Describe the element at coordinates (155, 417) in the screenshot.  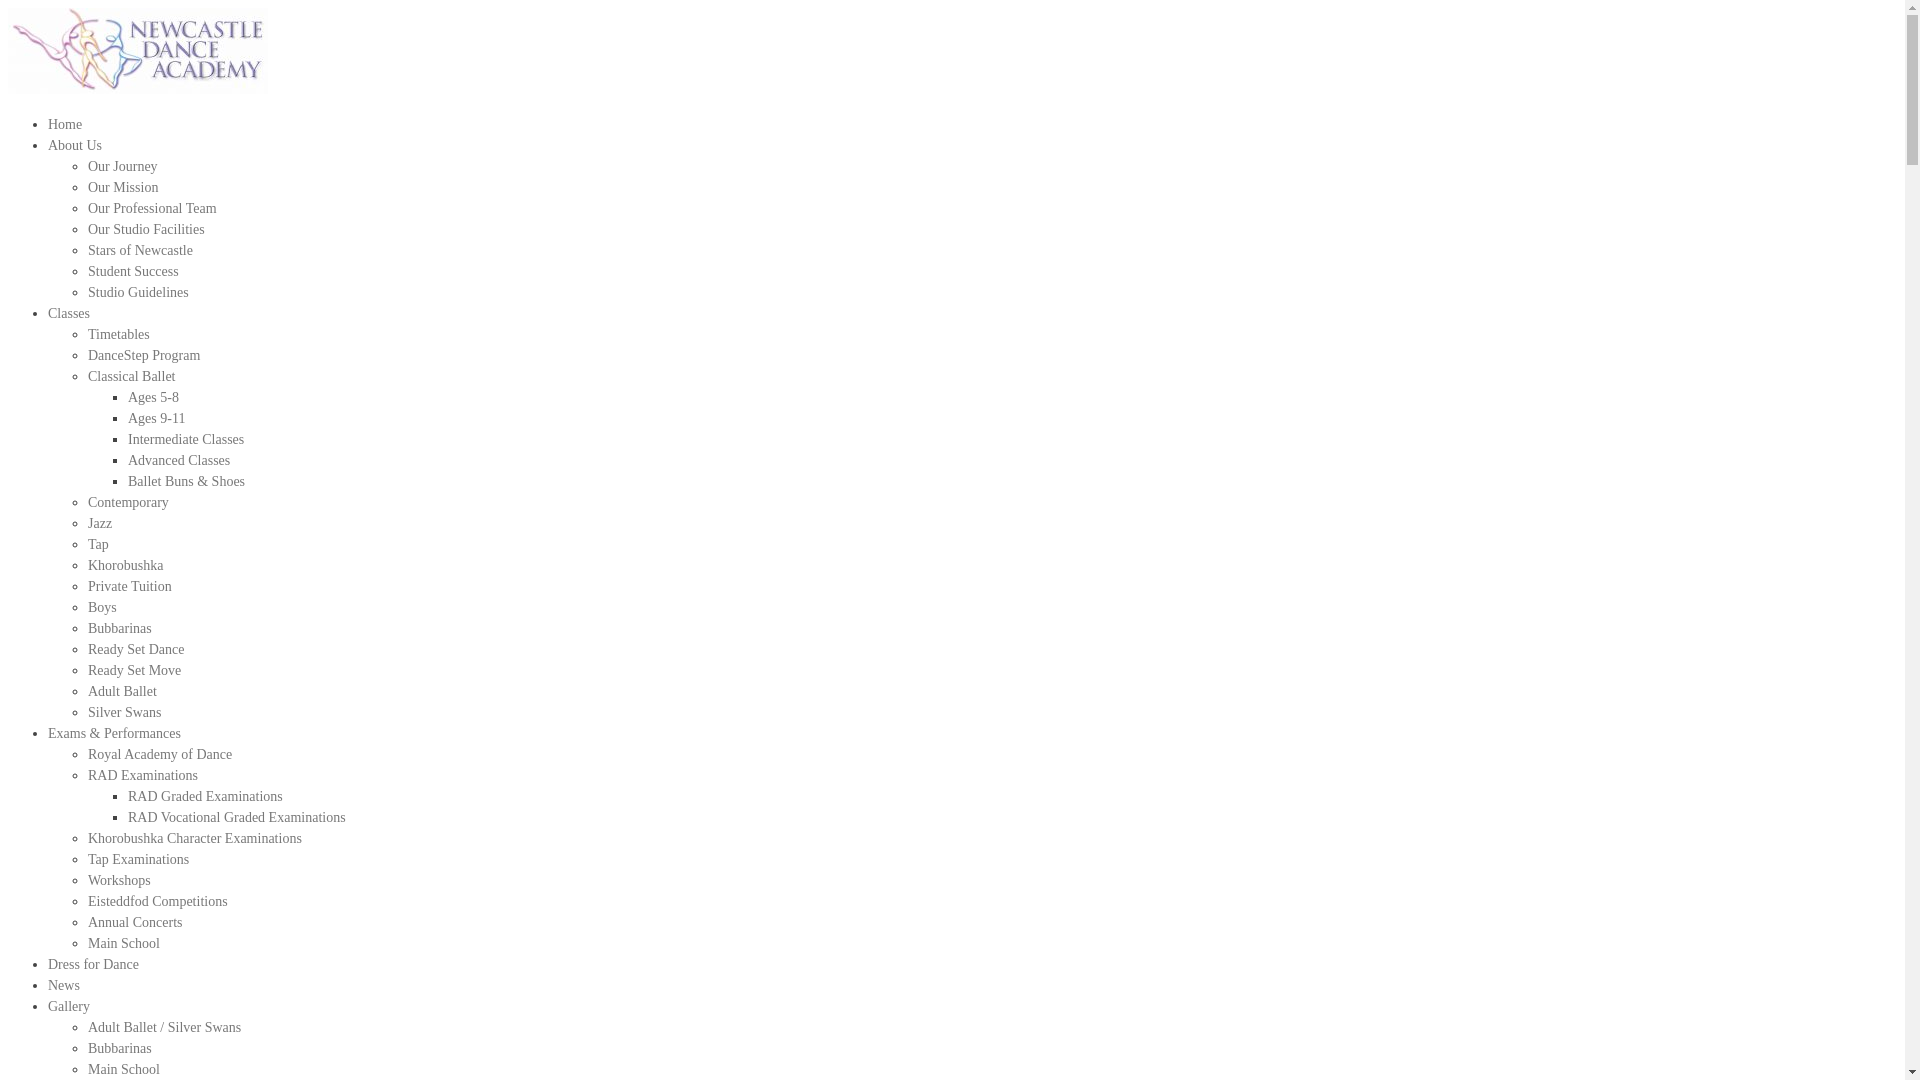
I see `'Ages 9-11'` at that location.